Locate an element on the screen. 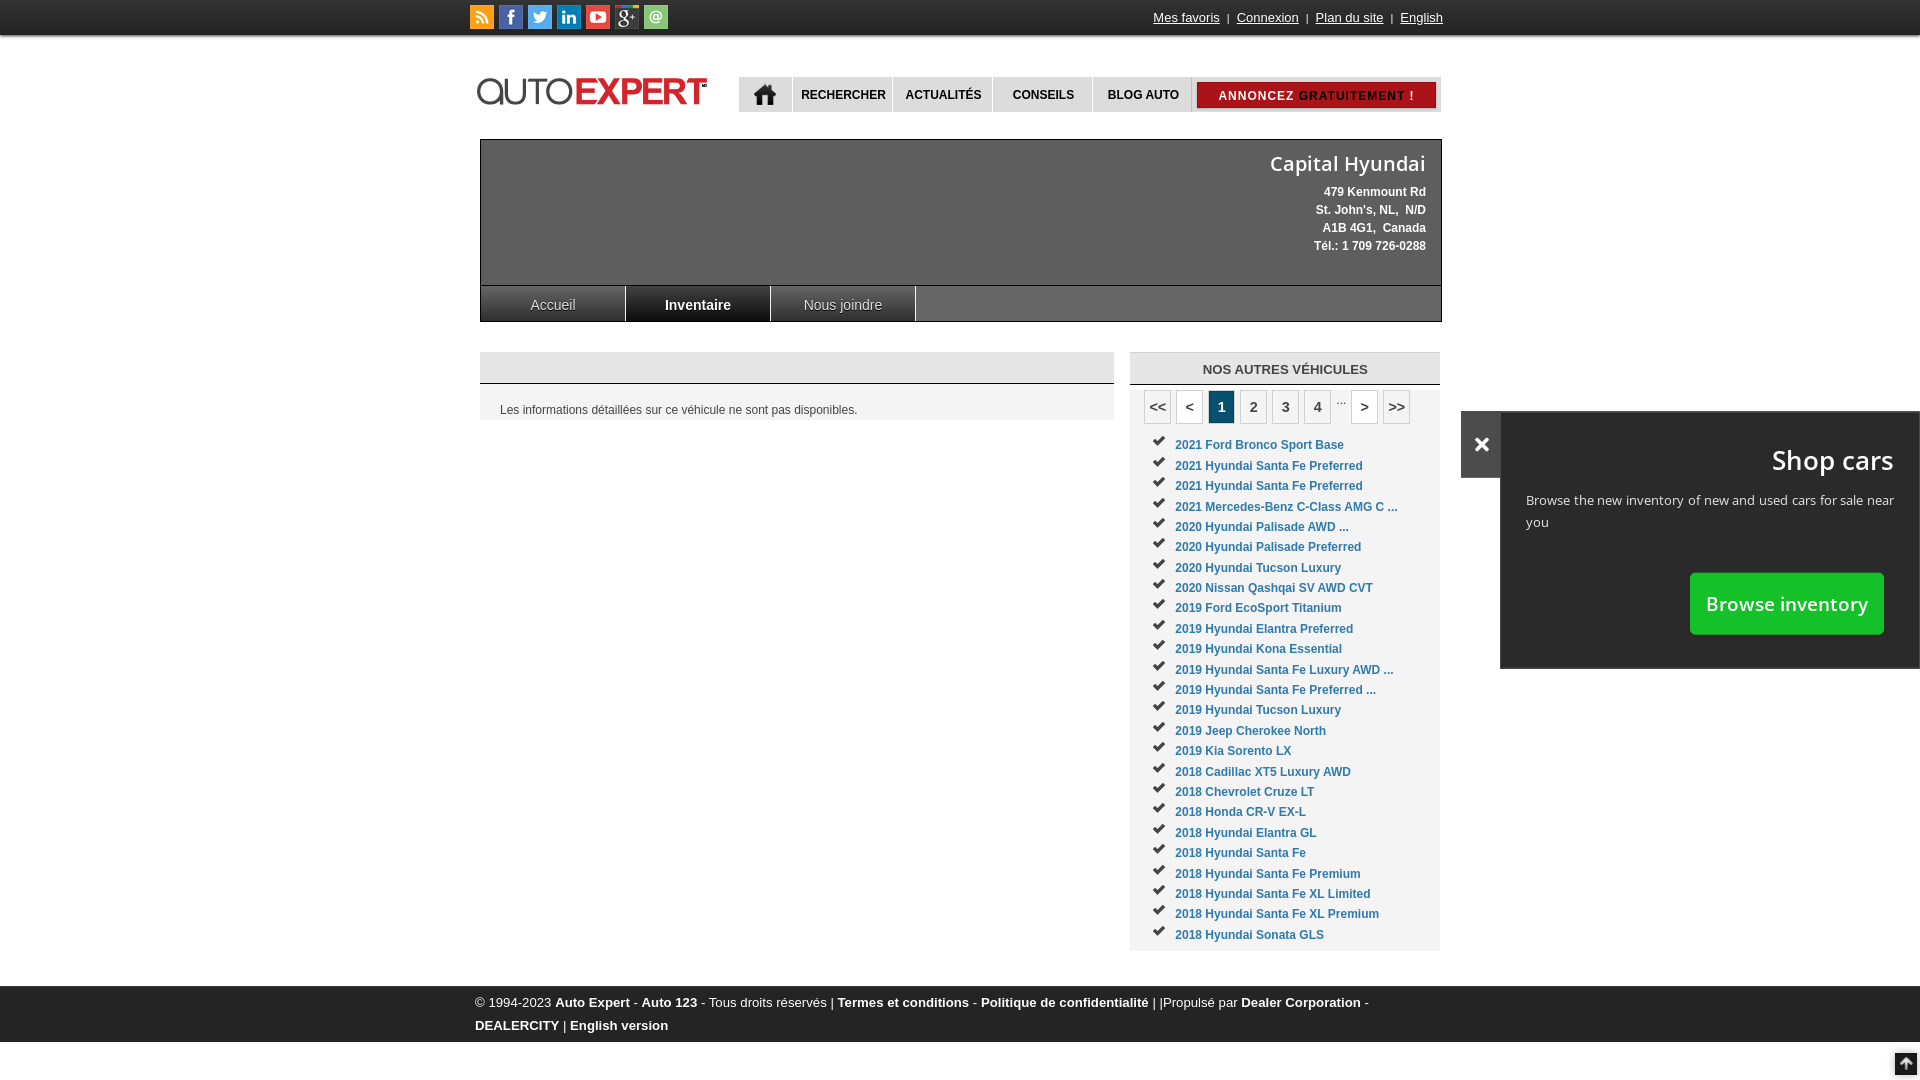 Image resolution: width=1920 pixels, height=1080 pixels. '2018 Hyundai Elantra GL' is located at coordinates (1175, 833).